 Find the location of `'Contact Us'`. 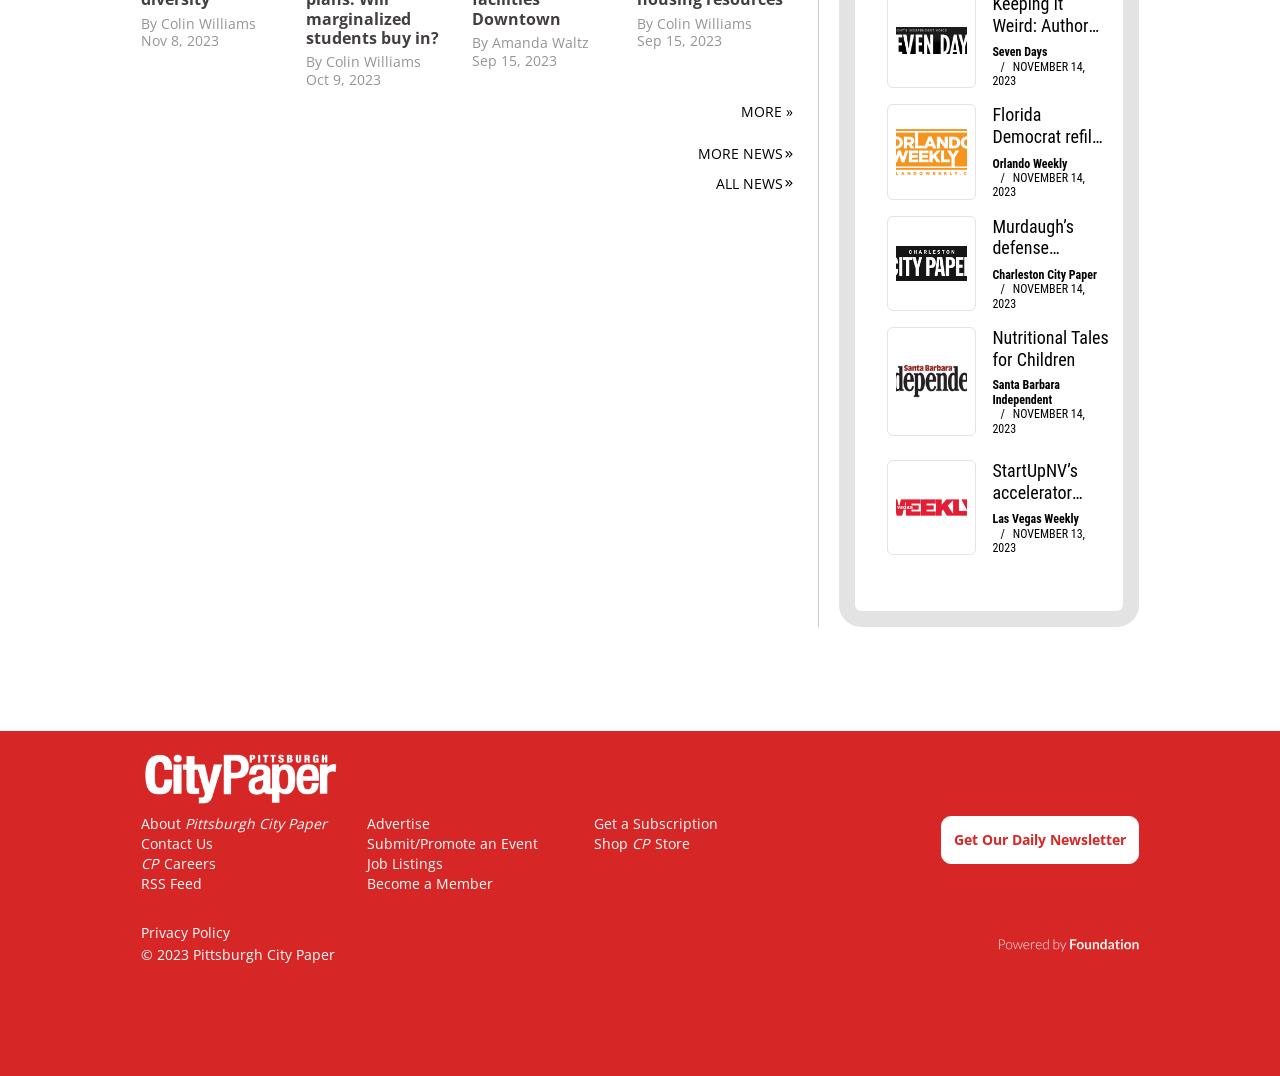

'Contact Us' is located at coordinates (177, 842).